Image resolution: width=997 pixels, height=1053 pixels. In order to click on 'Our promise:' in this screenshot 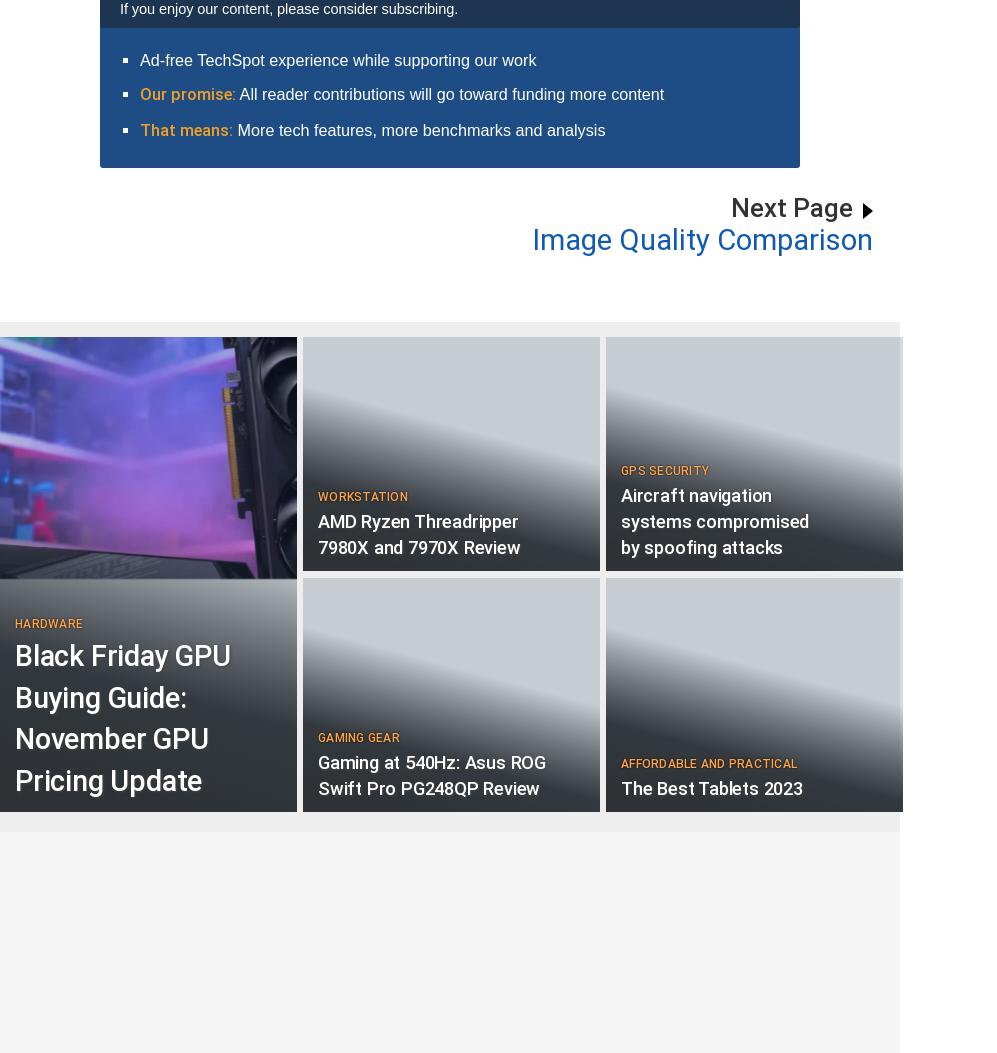, I will do `click(188, 93)`.